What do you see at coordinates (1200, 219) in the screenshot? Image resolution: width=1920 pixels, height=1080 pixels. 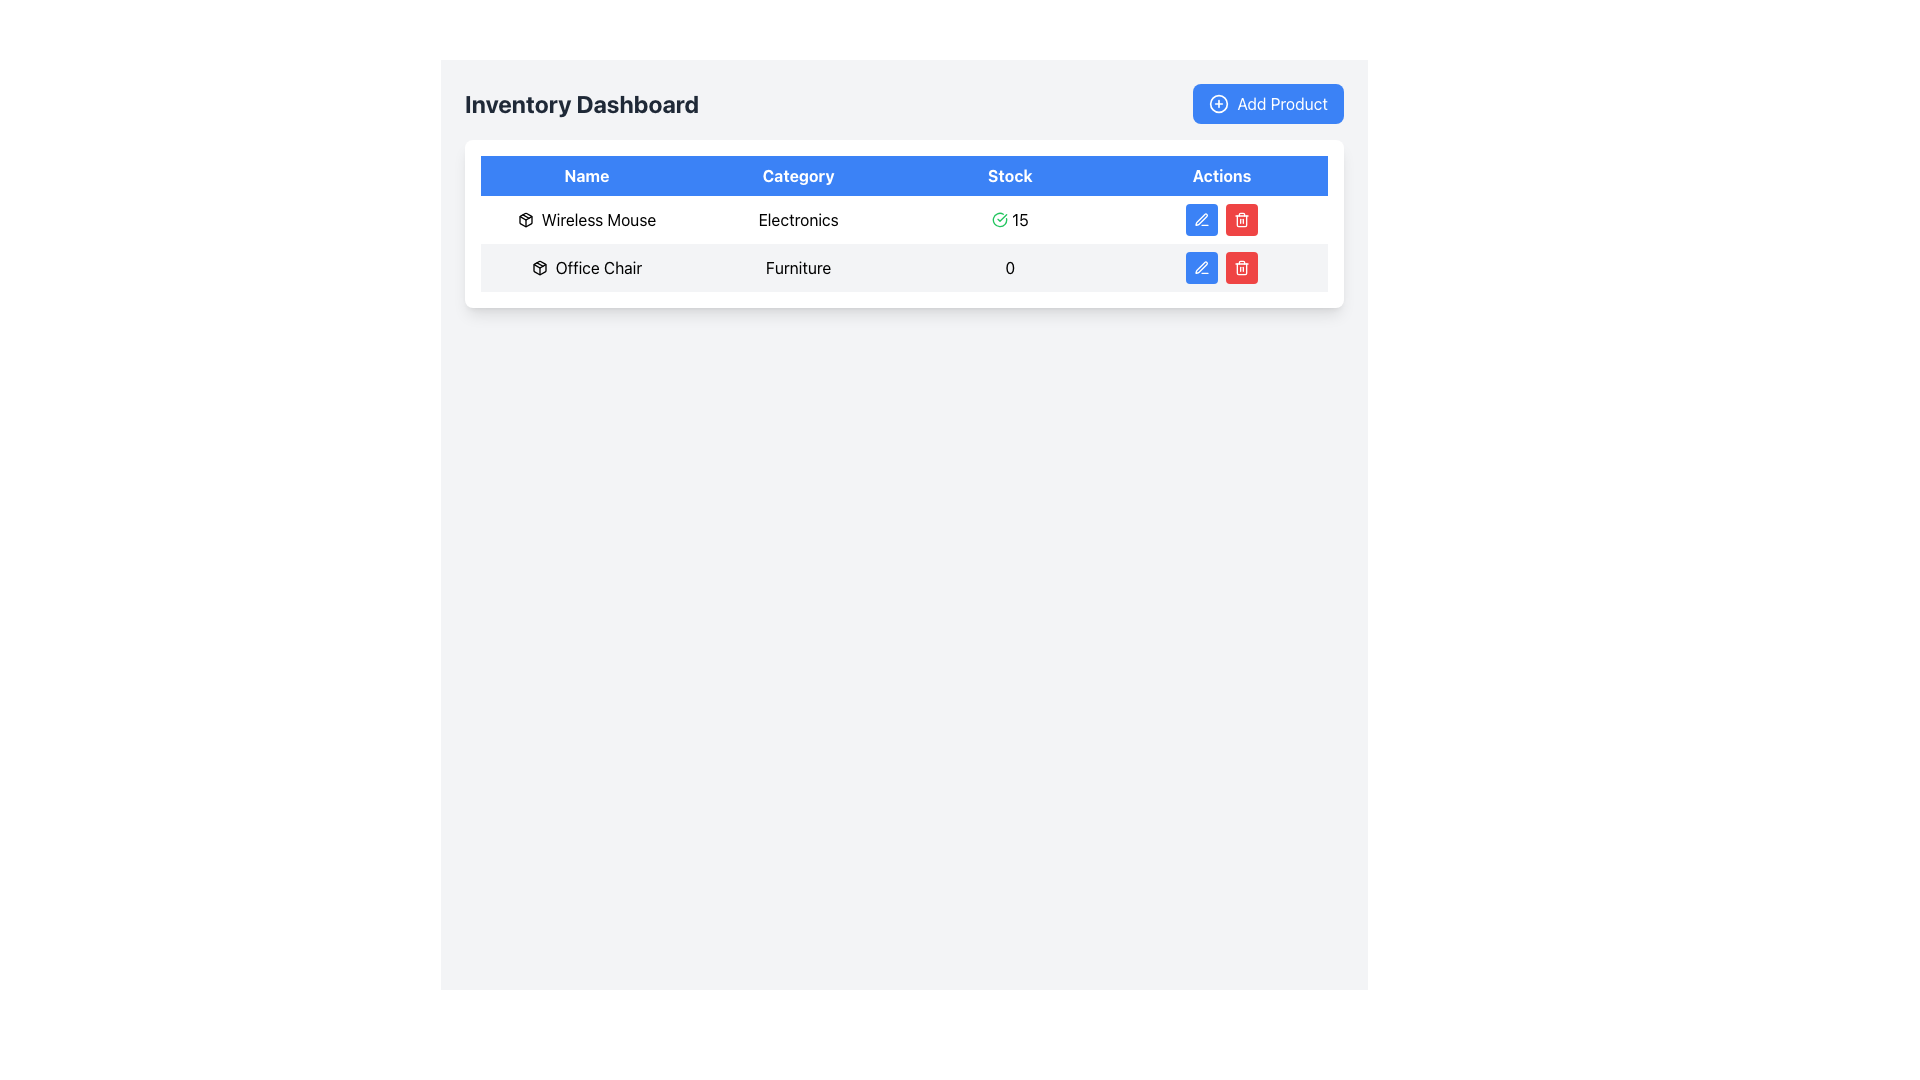 I see `the edit icon button located in the 'Actions' column of the first row, adjacent to the trash can icon, to initiate editing for the item 'Wireless Mouse'` at bounding box center [1200, 219].